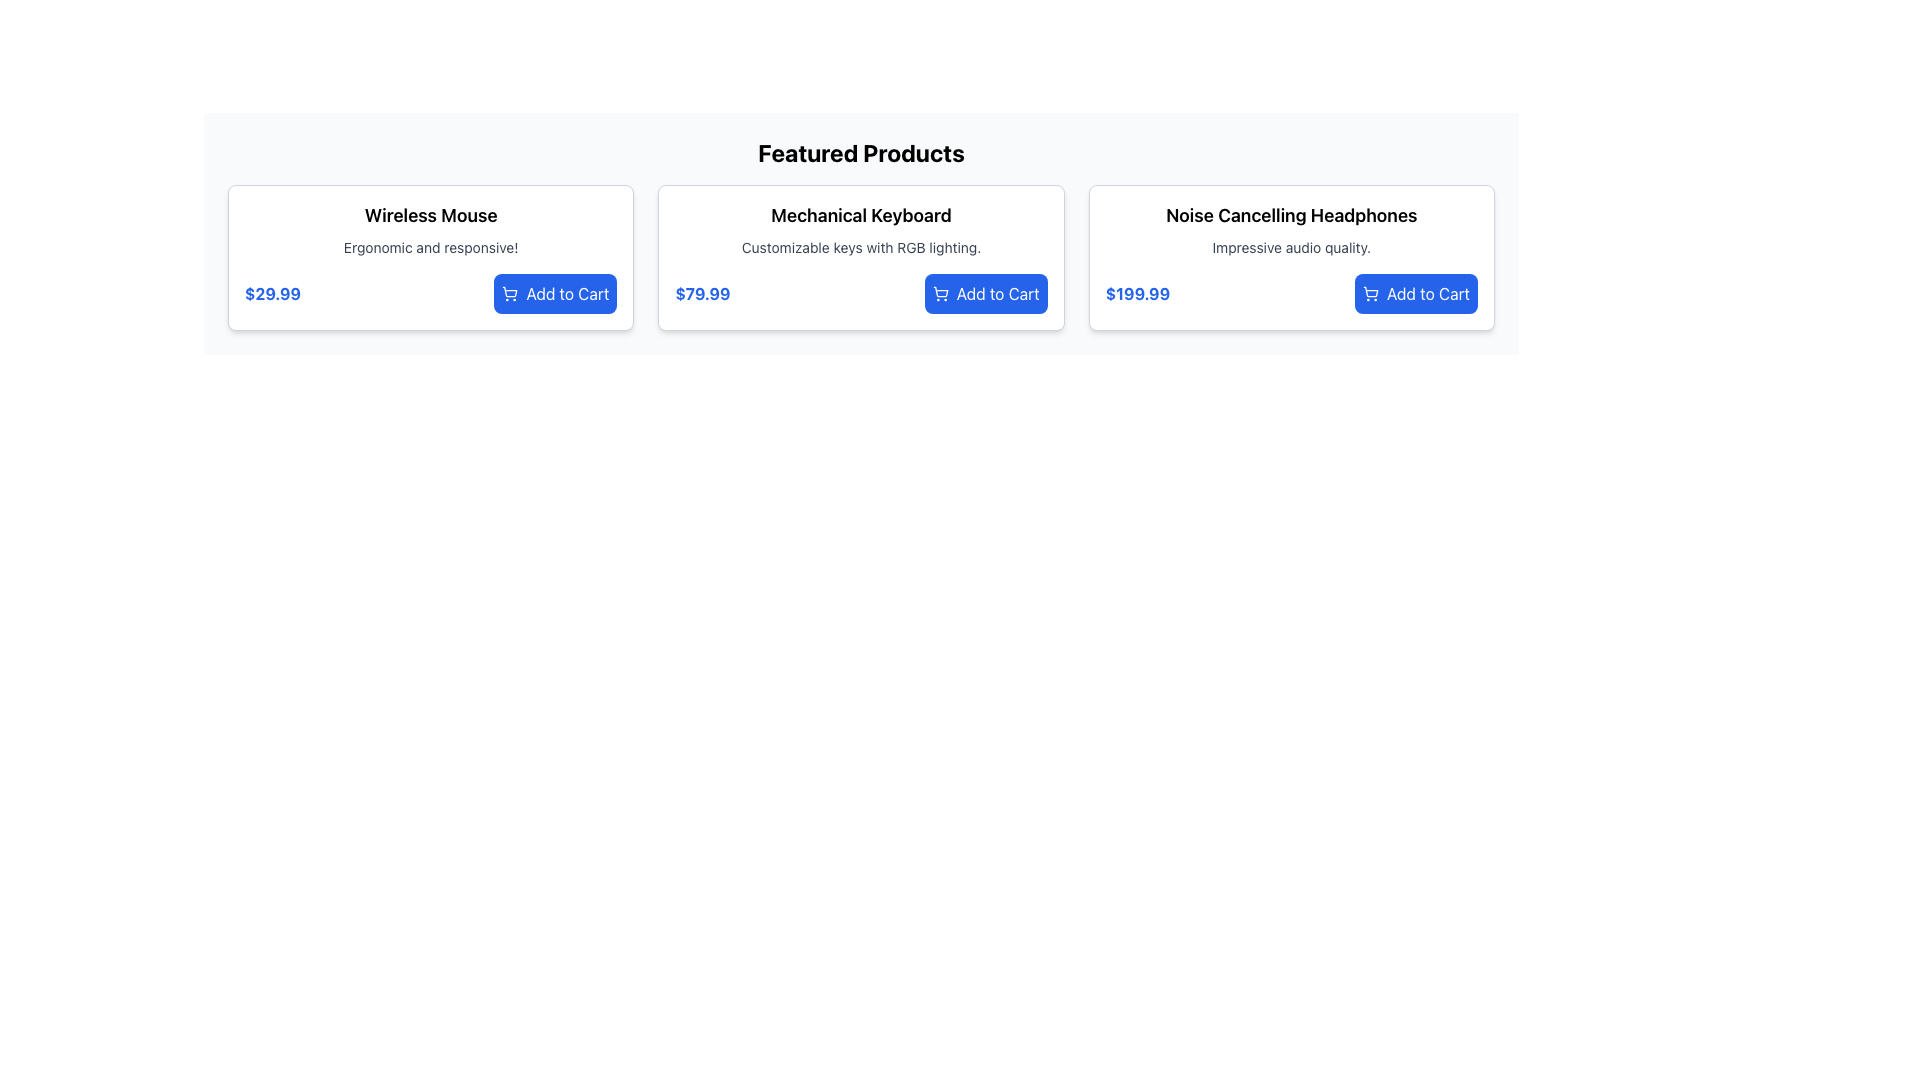 This screenshot has height=1080, width=1920. What do you see at coordinates (861, 216) in the screenshot?
I see `the 'Mechanical Keyboard' text label, which is a bold and large font heading located near the top of the middle card in a horizontal row of product cards` at bounding box center [861, 216].